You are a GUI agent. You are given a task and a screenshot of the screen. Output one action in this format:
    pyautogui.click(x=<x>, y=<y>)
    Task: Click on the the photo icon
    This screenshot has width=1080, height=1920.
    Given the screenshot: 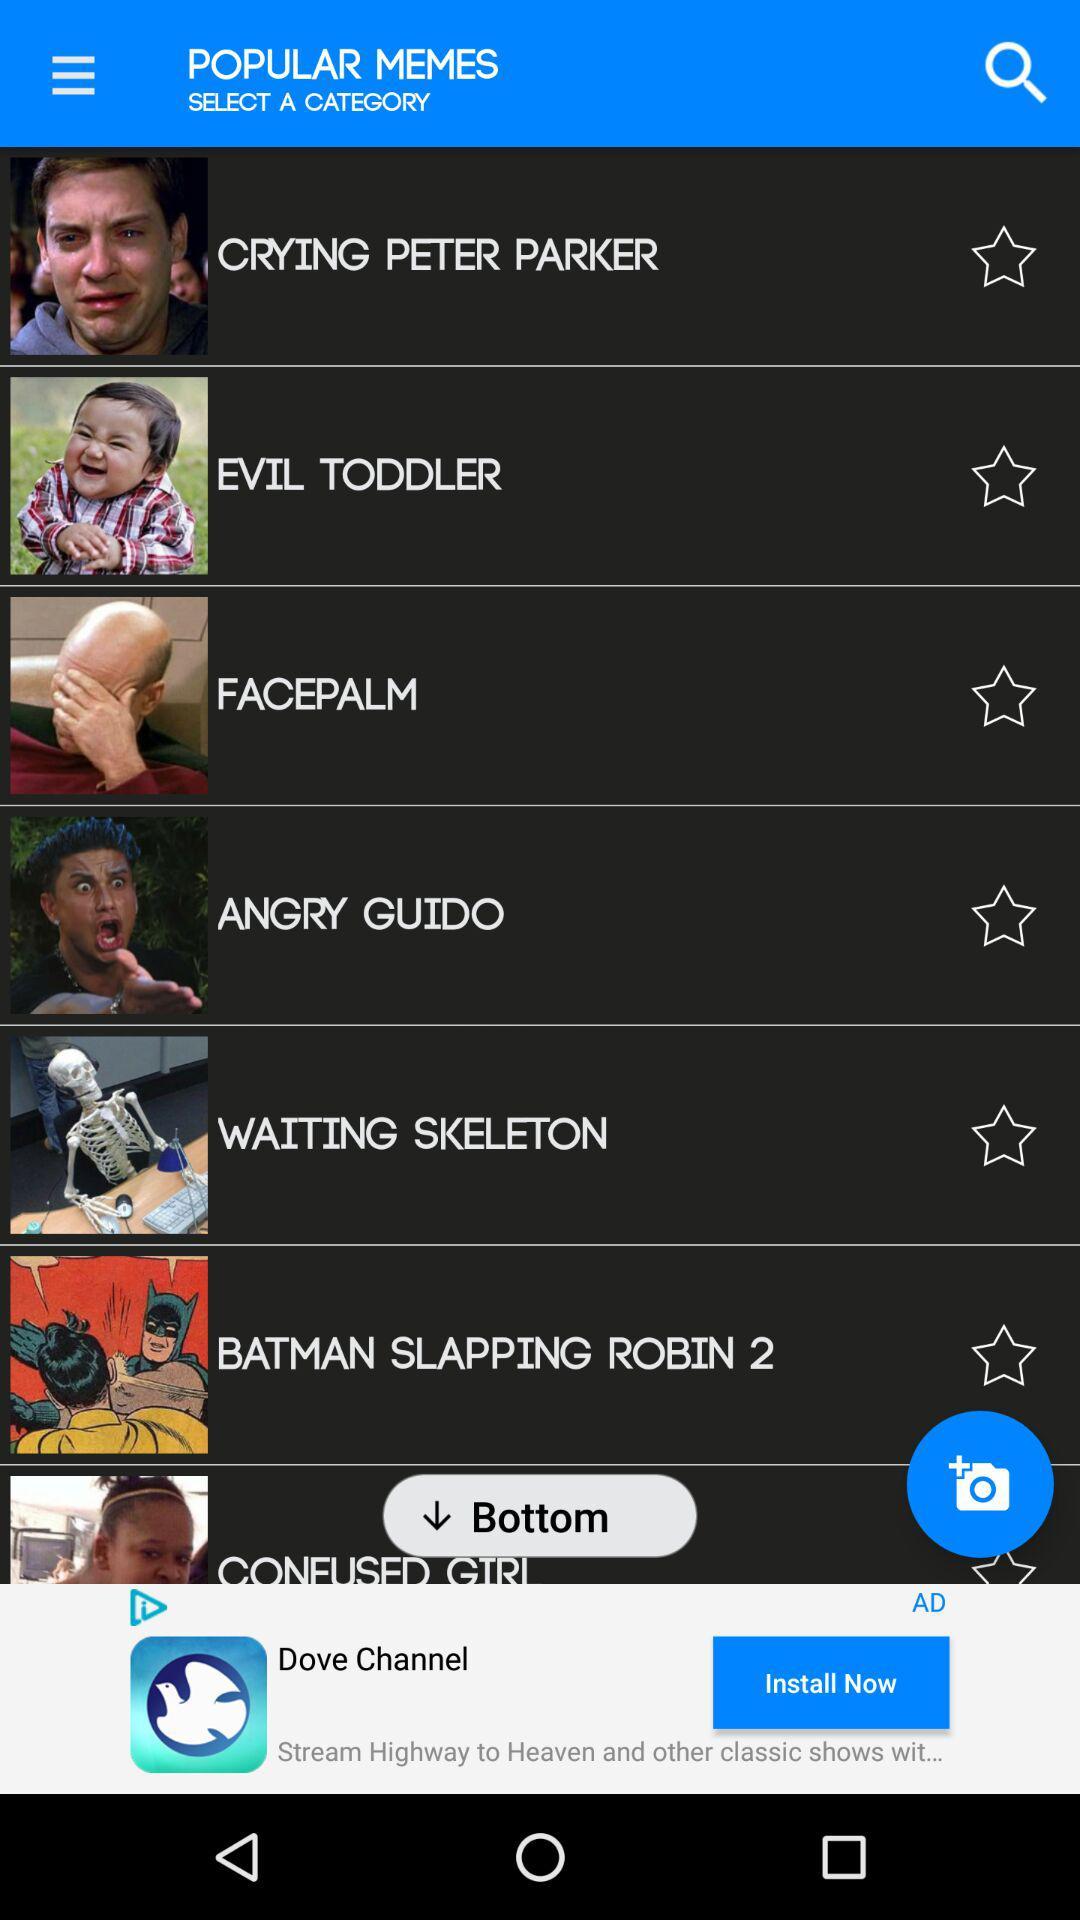 What is the action you would take?
    pyautogui.click(x=979, y=1484)
    